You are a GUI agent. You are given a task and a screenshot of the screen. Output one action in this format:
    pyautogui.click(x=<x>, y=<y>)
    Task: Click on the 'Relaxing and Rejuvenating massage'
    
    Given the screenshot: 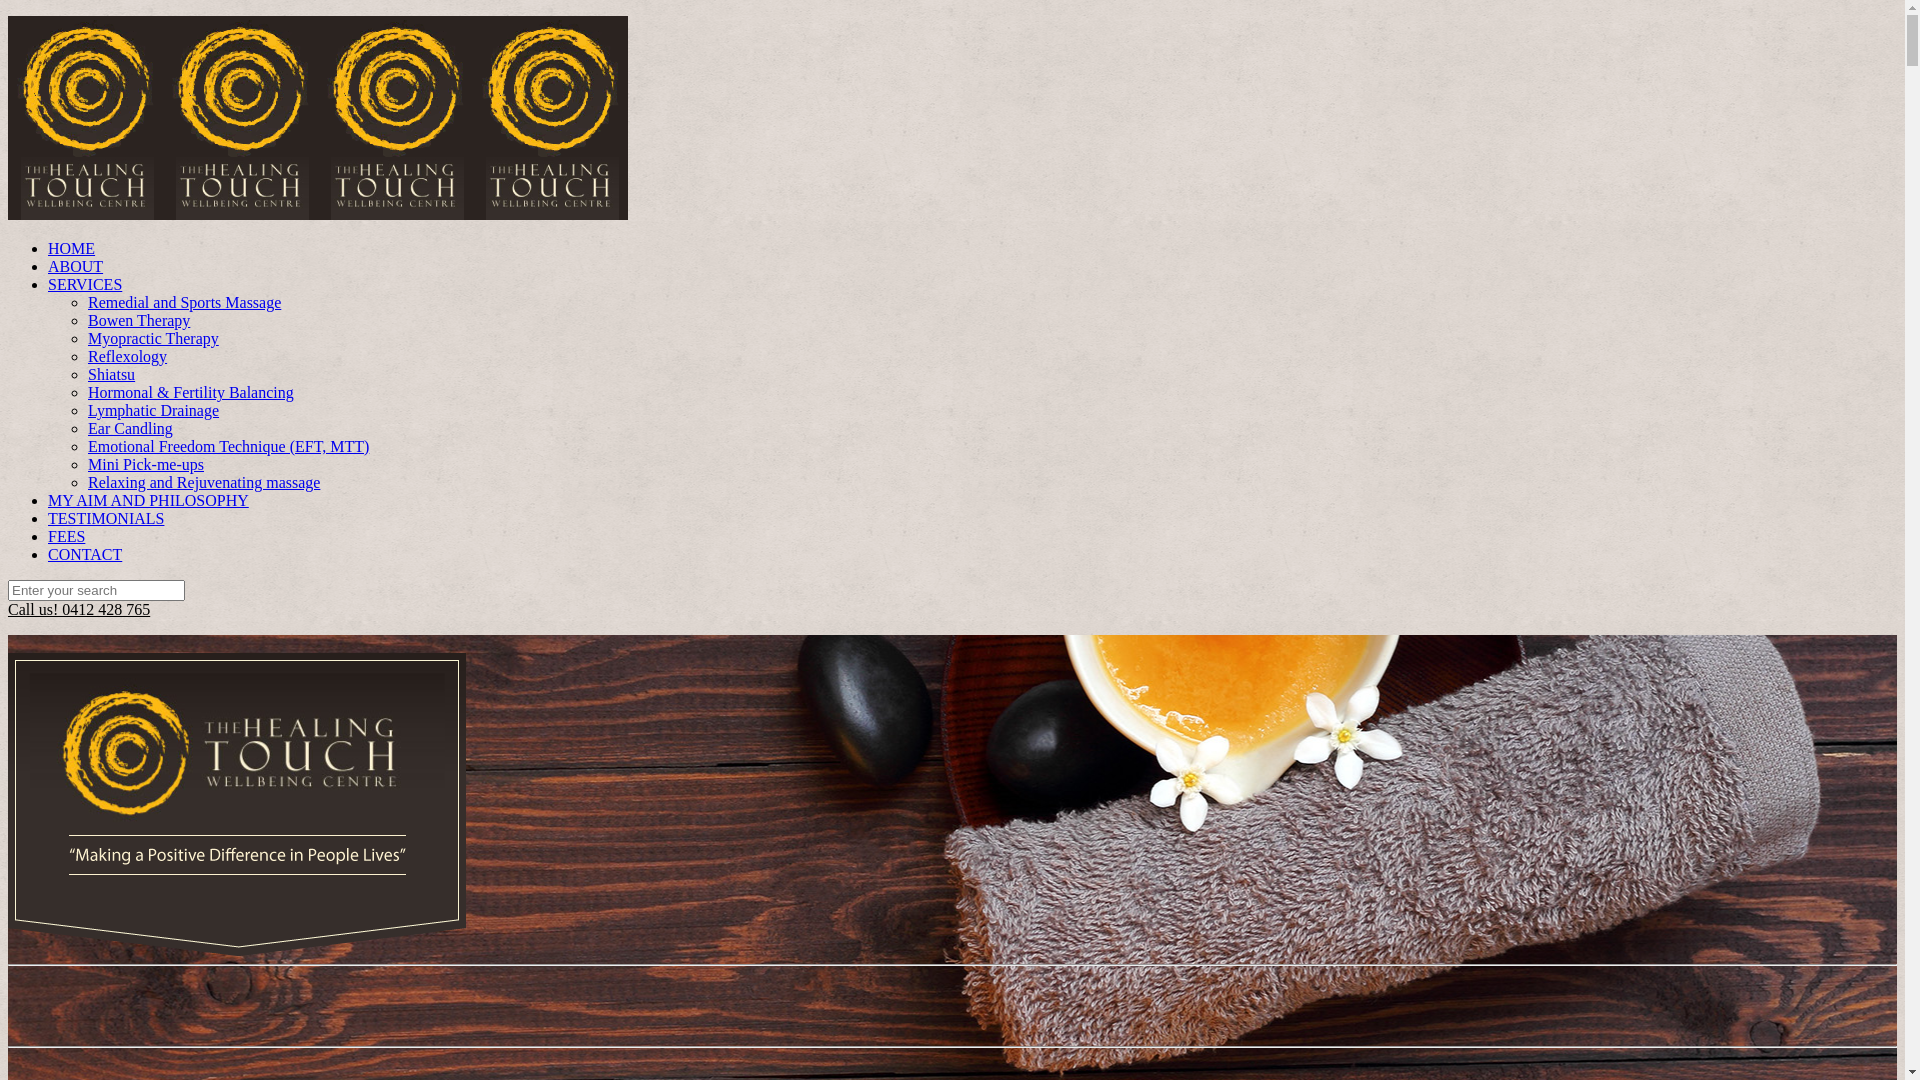 What is the action you would take?
    pyautogui.click(x=203, y=482)
    